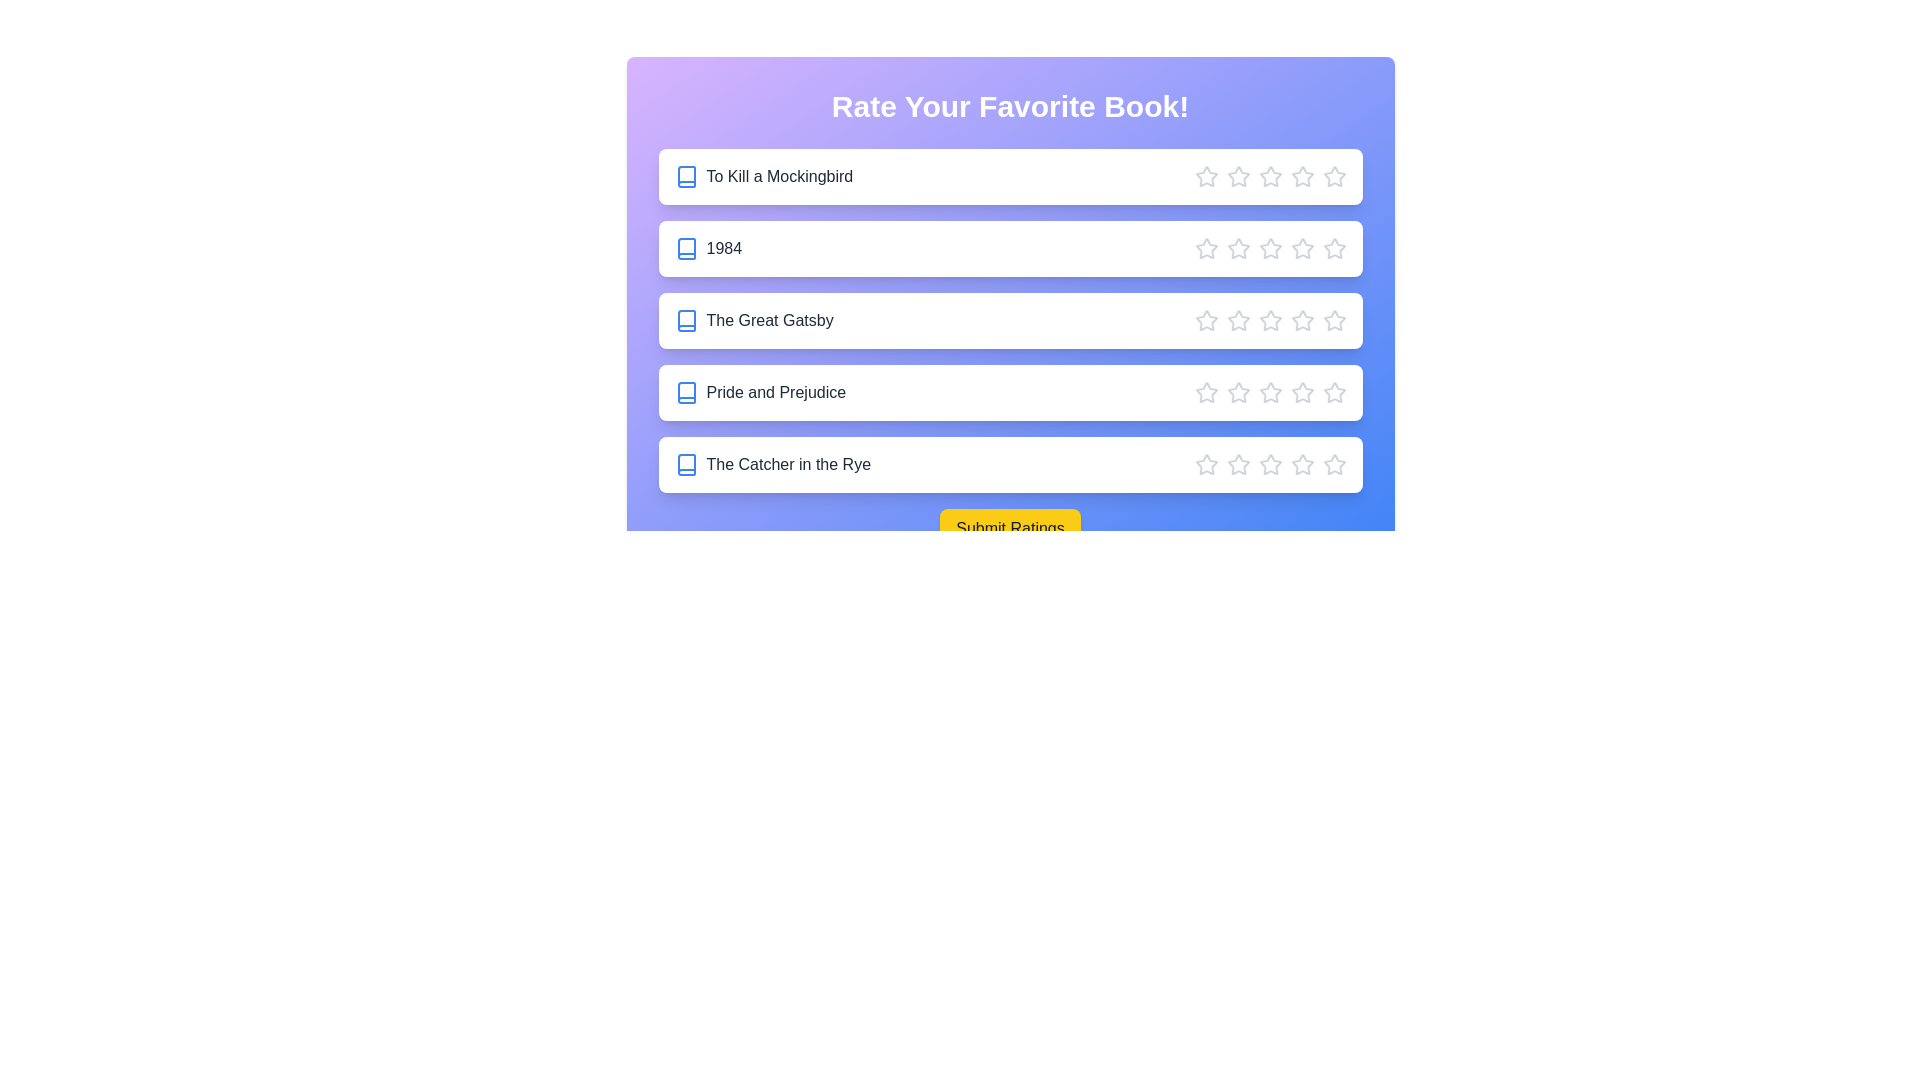 The width and height of the screenshot is (1920, 1080). I want to click on the star corresponding to 4 stars for the book 'Pride and Prejudice', so click(1302, 393).